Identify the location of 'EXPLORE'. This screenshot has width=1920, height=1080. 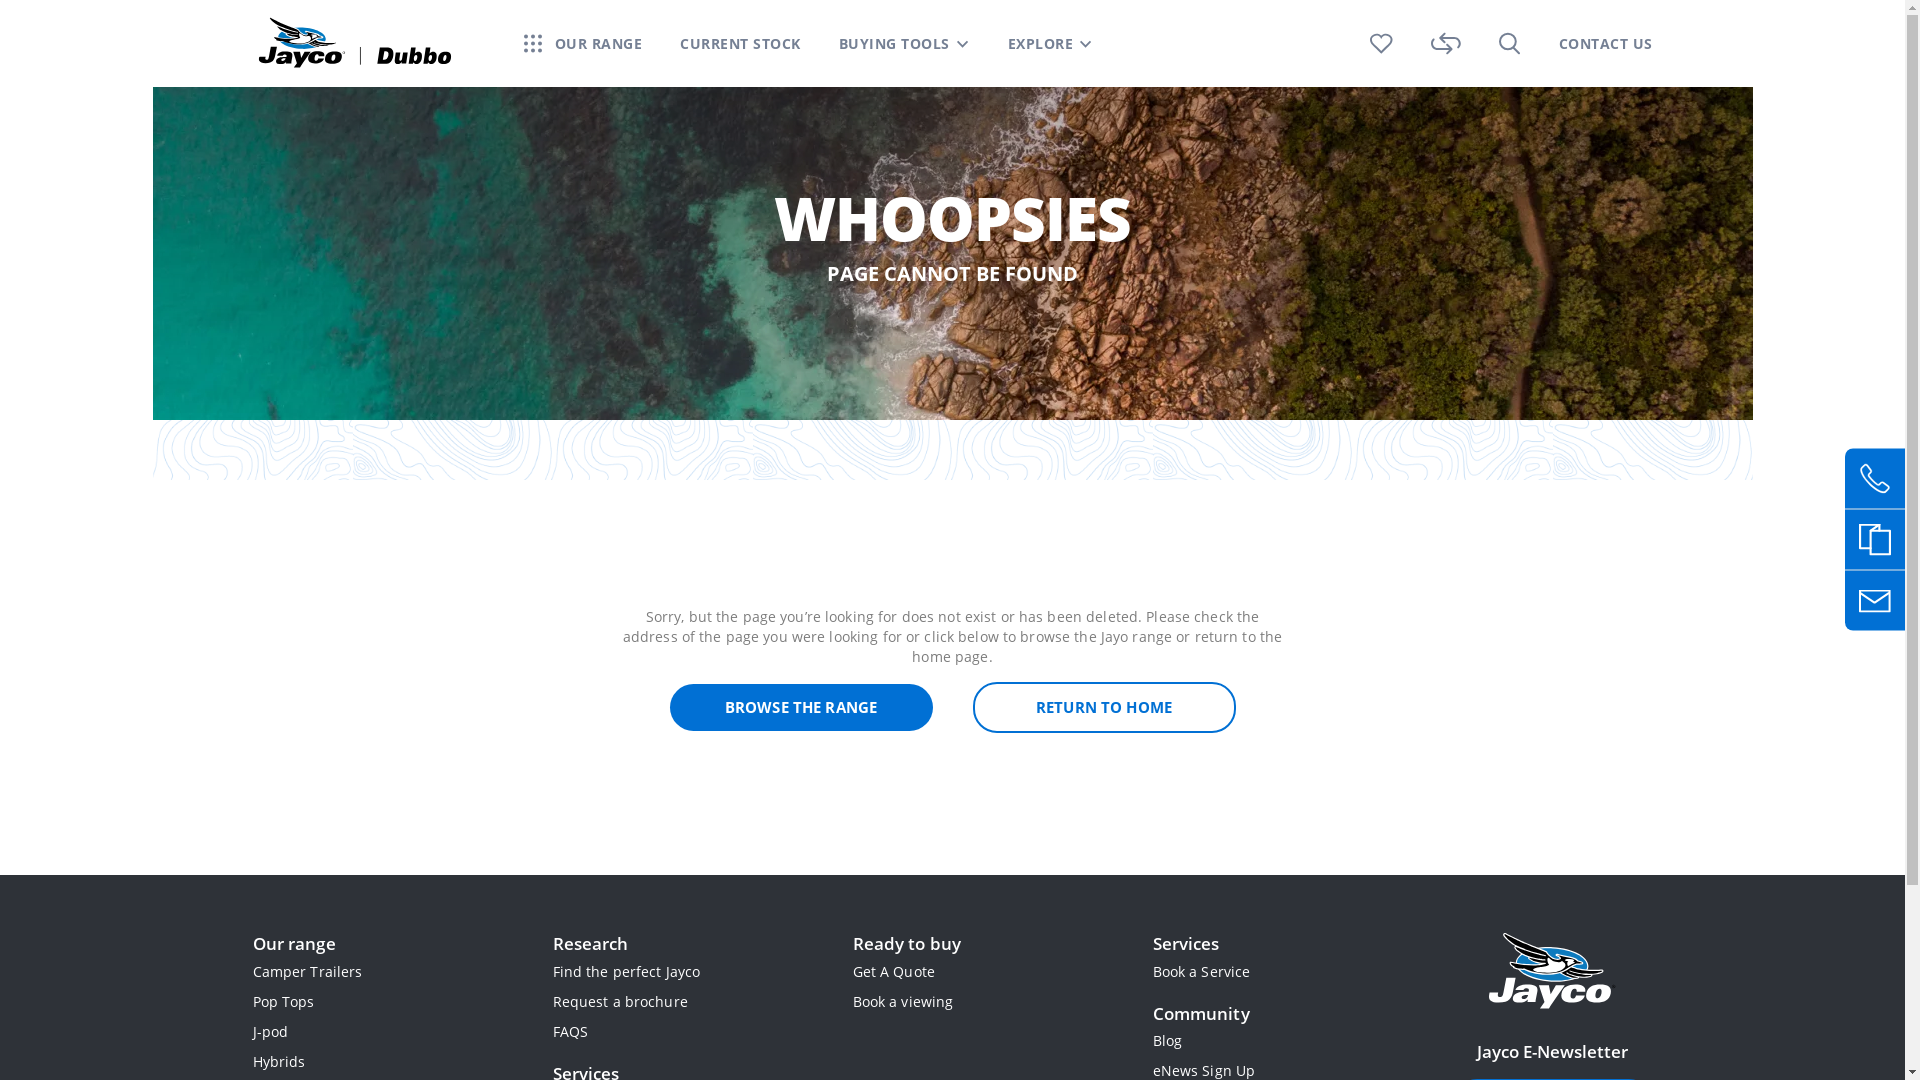
(1040, 43).